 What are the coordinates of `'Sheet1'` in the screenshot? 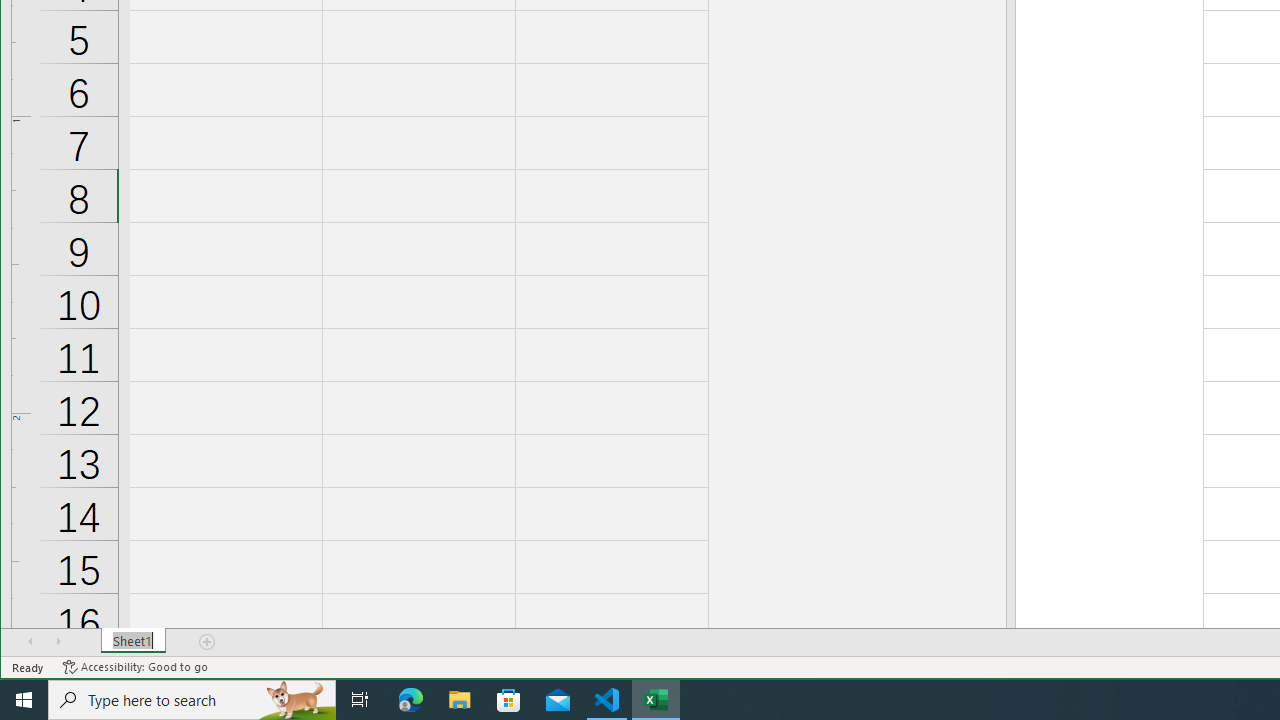 It's located at (132, 641).